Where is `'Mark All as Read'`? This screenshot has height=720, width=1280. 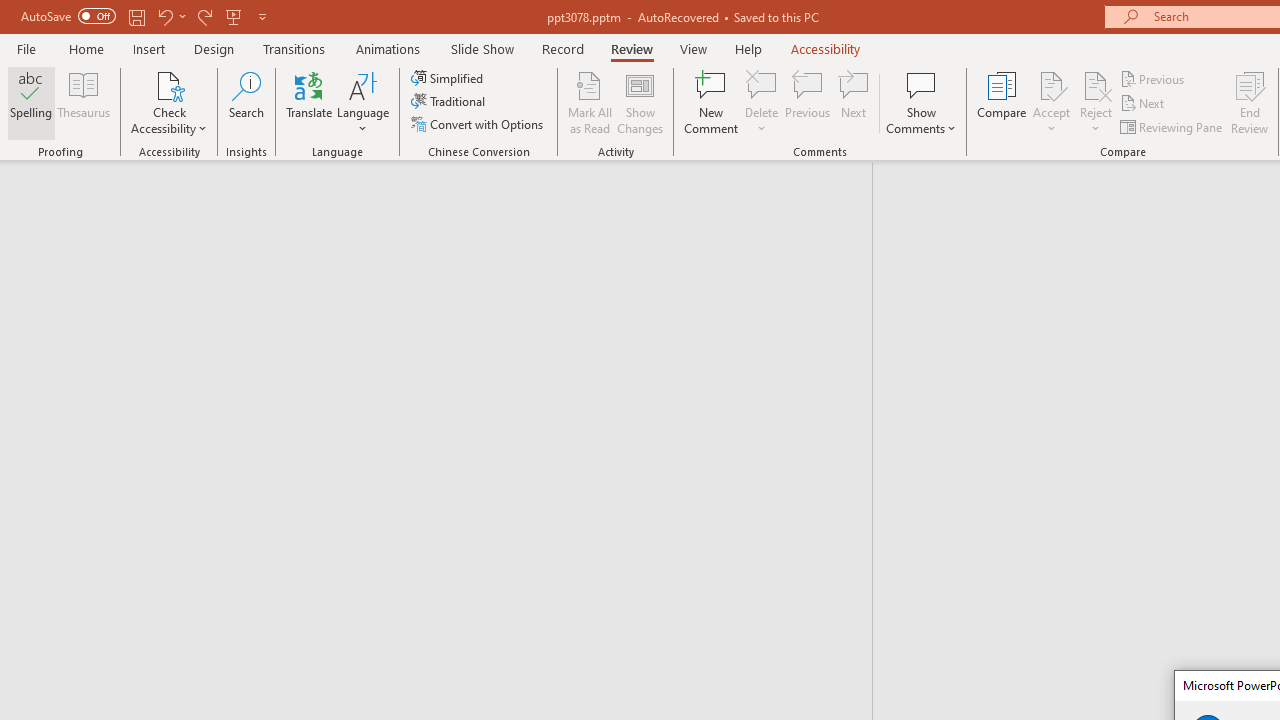 'Mark All as Read' is located at coordinates (589, 103).